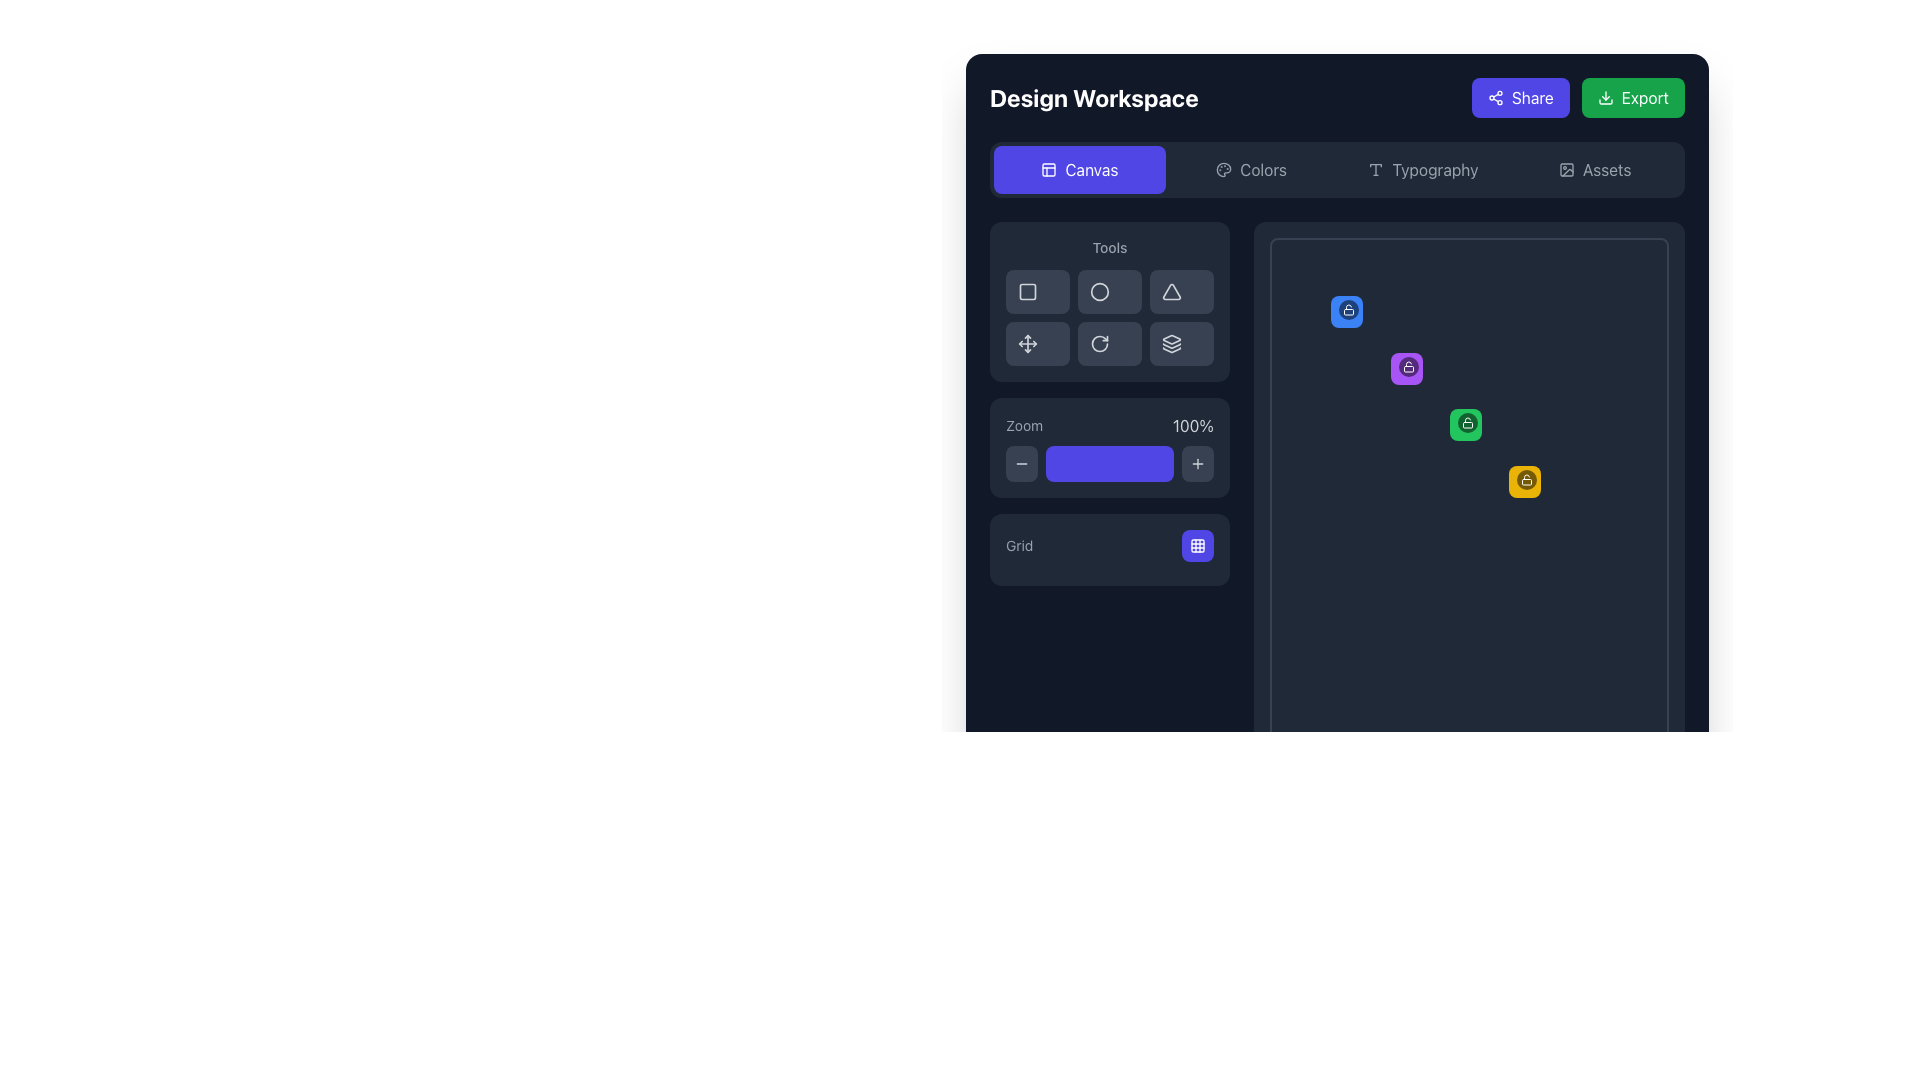  I want to click on the Icon button located in the left section of the interface, which is the first item in the group of tool icons, so click(1027, 292).